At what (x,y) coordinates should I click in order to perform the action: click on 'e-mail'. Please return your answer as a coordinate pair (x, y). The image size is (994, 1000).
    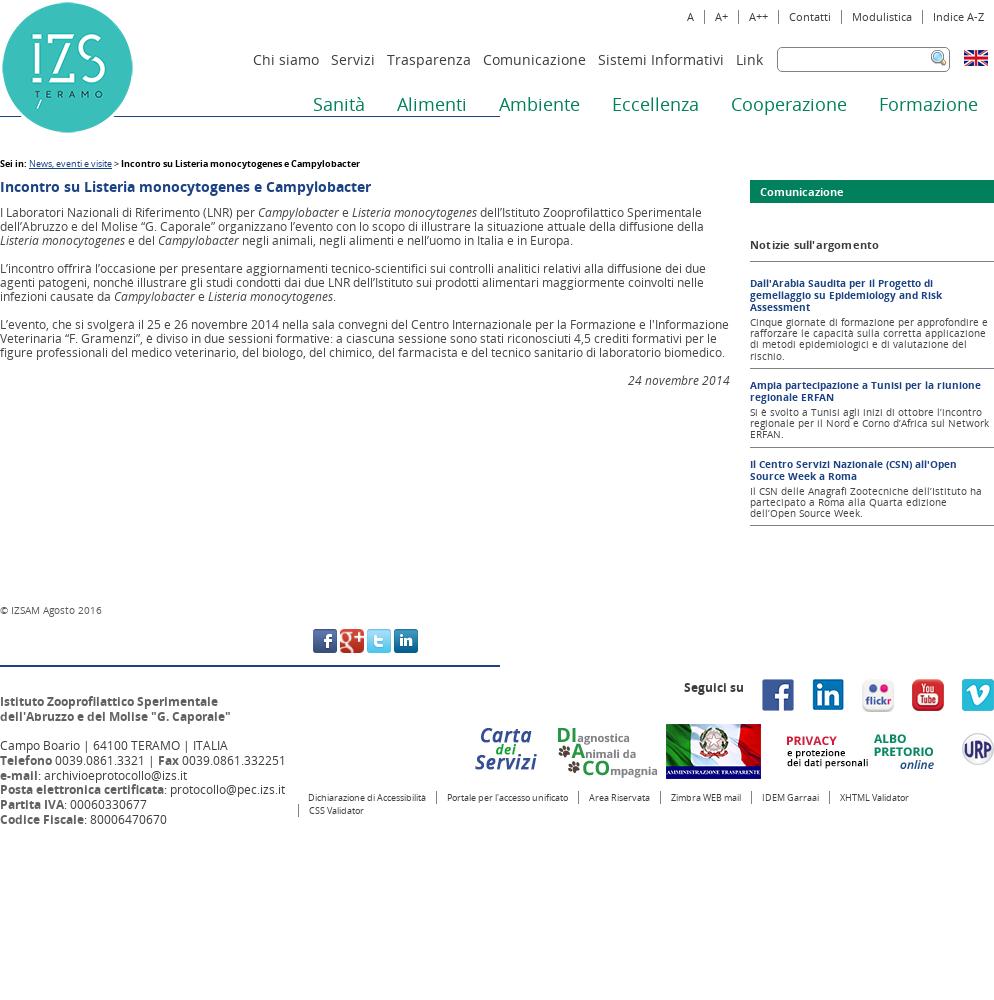
    Looking at the image, I should click on (0, 774).